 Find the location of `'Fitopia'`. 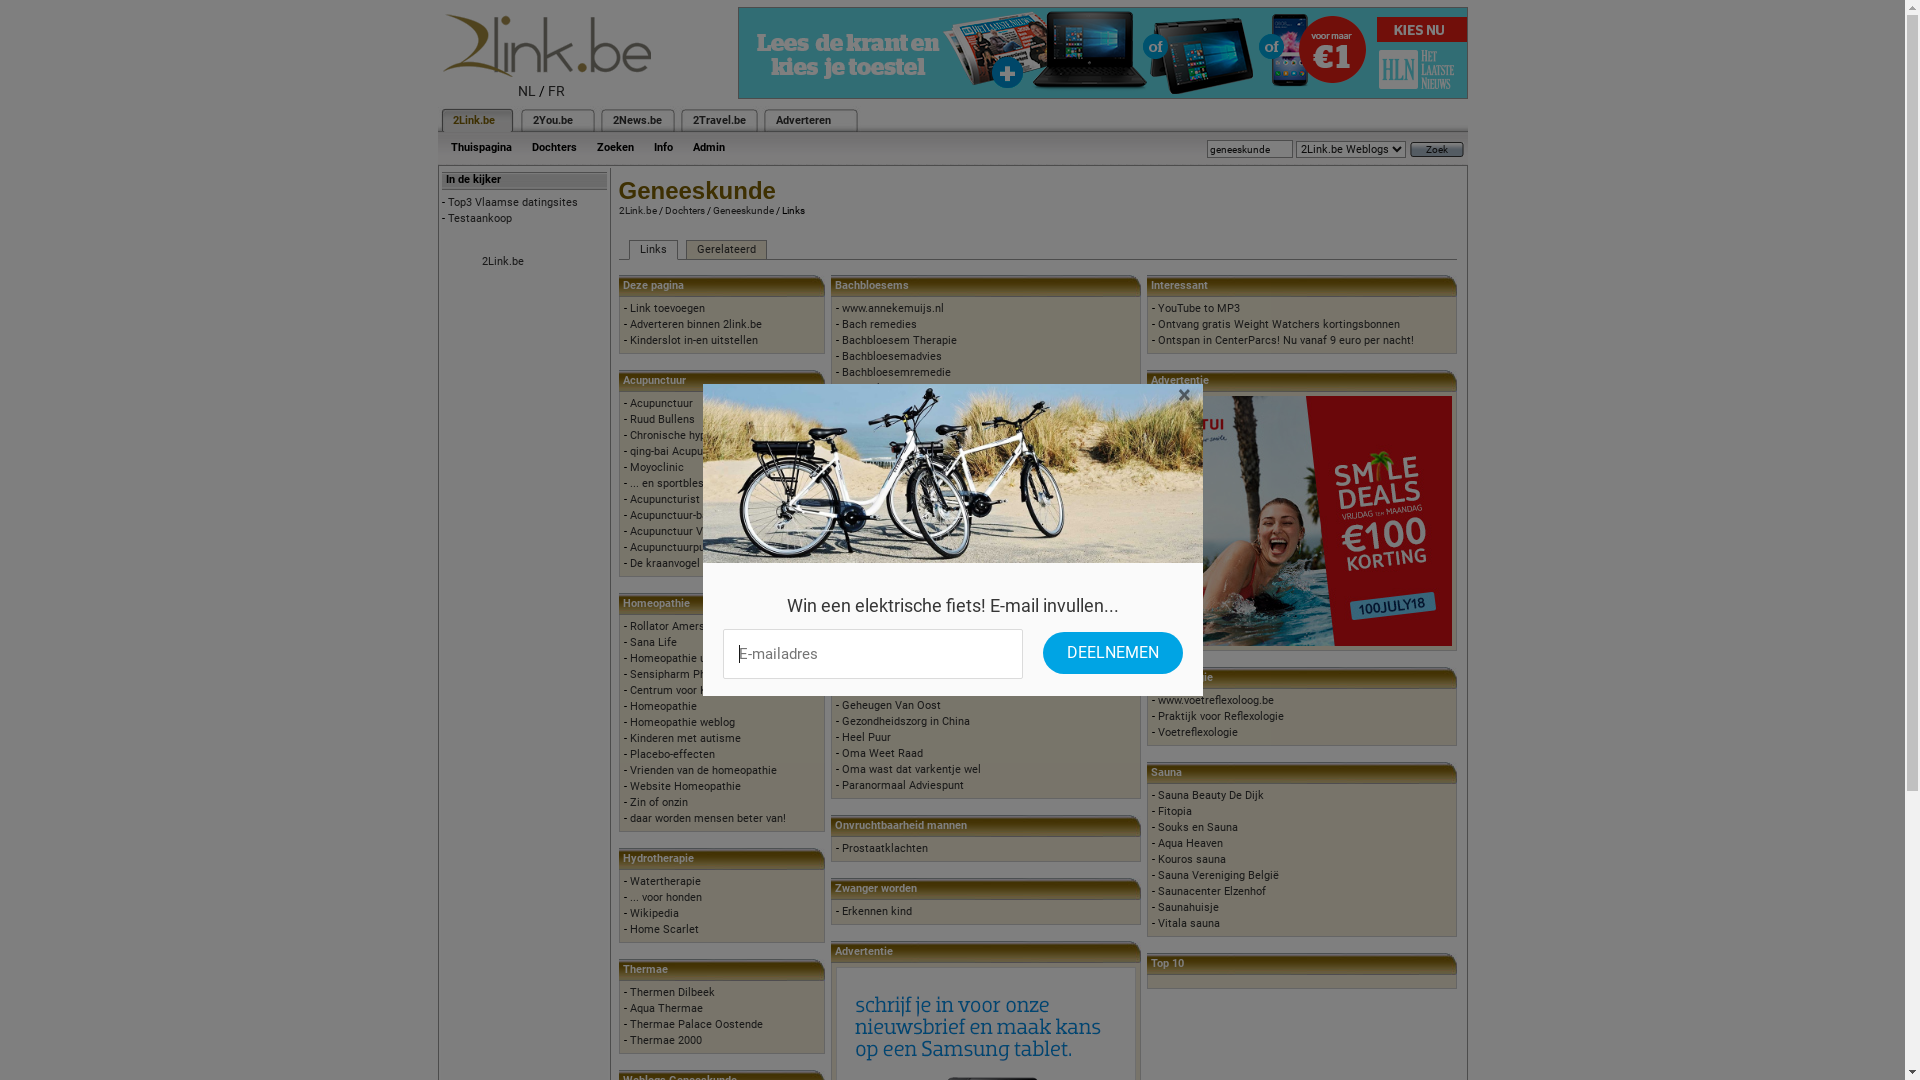

'Fitopia' is located at coordinates (1175, 811).